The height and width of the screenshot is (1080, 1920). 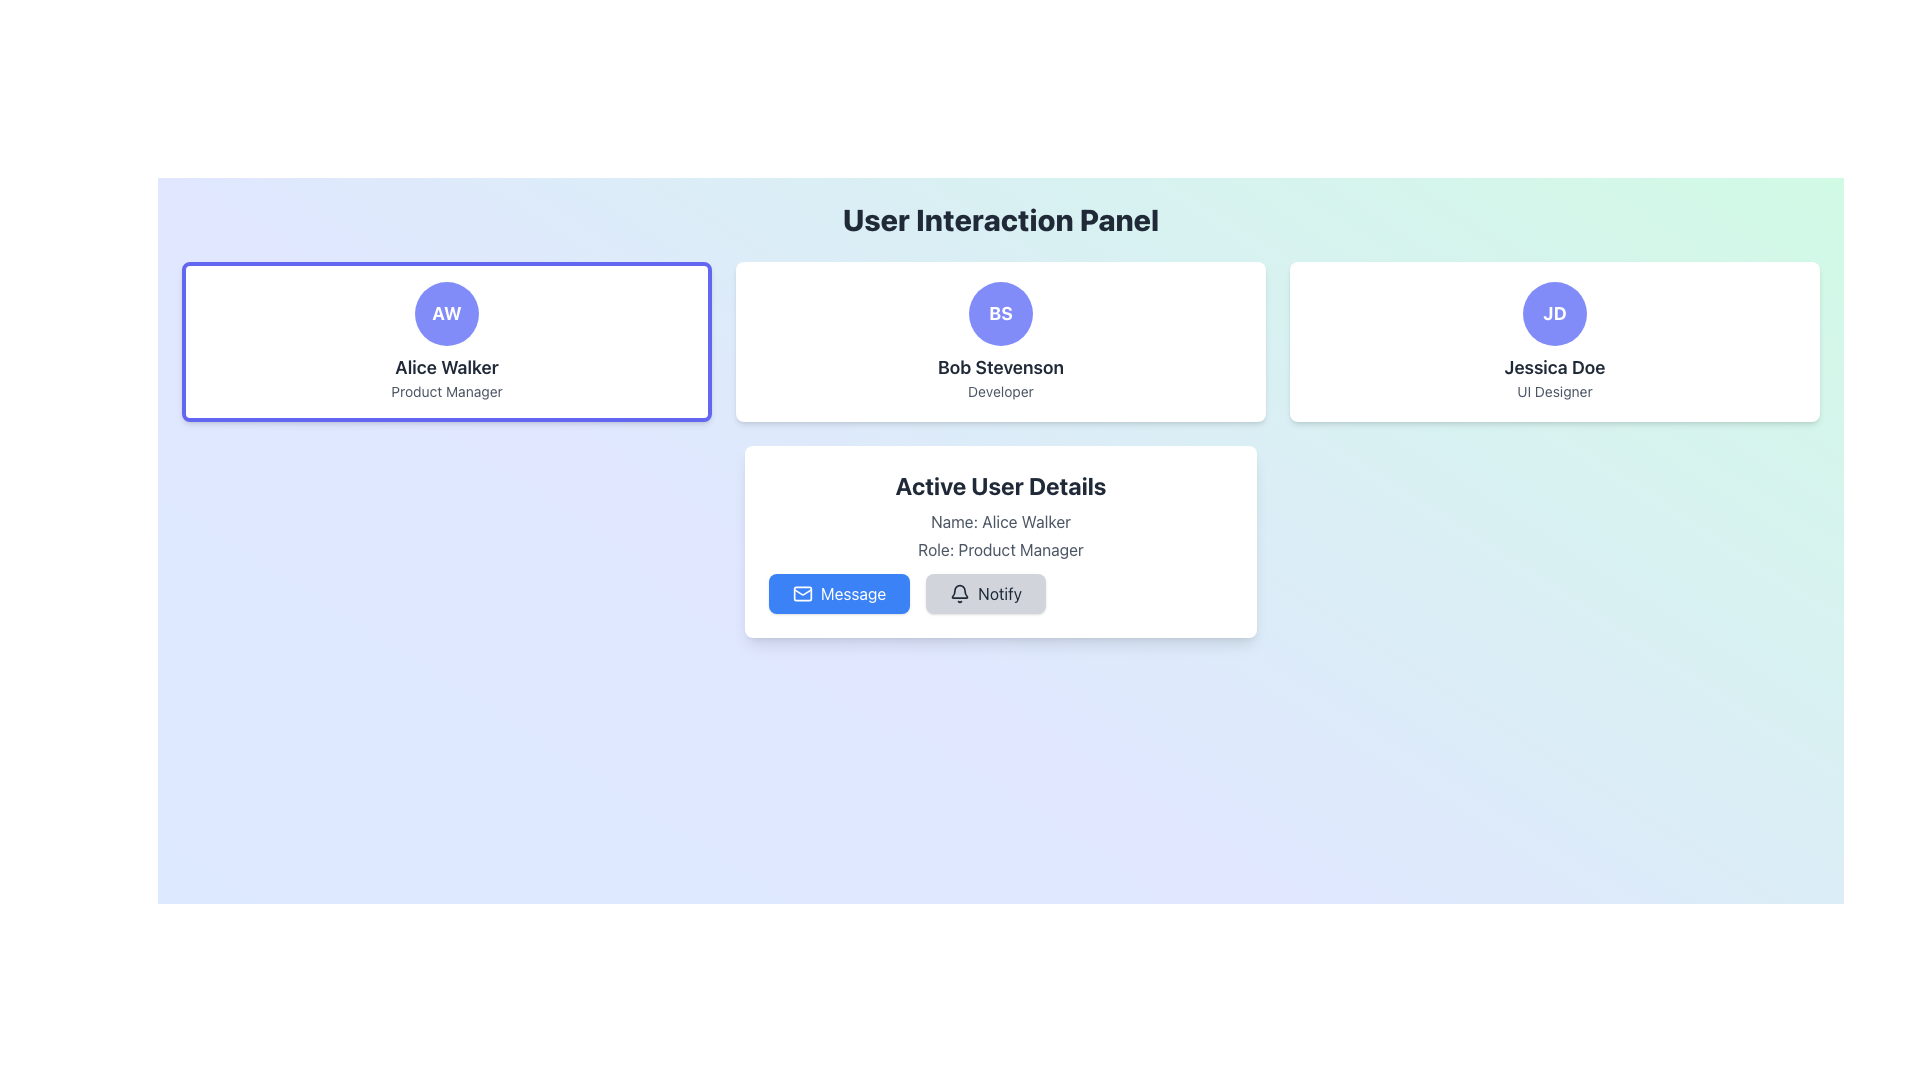 What do you see at coordinates (445, 313) in the screenshot?
I see `the circular profile badge displaying the initials 'AW' in bold, white text on an indigo background, located at the top center of the user profile card` at bounding box center [445, 313].